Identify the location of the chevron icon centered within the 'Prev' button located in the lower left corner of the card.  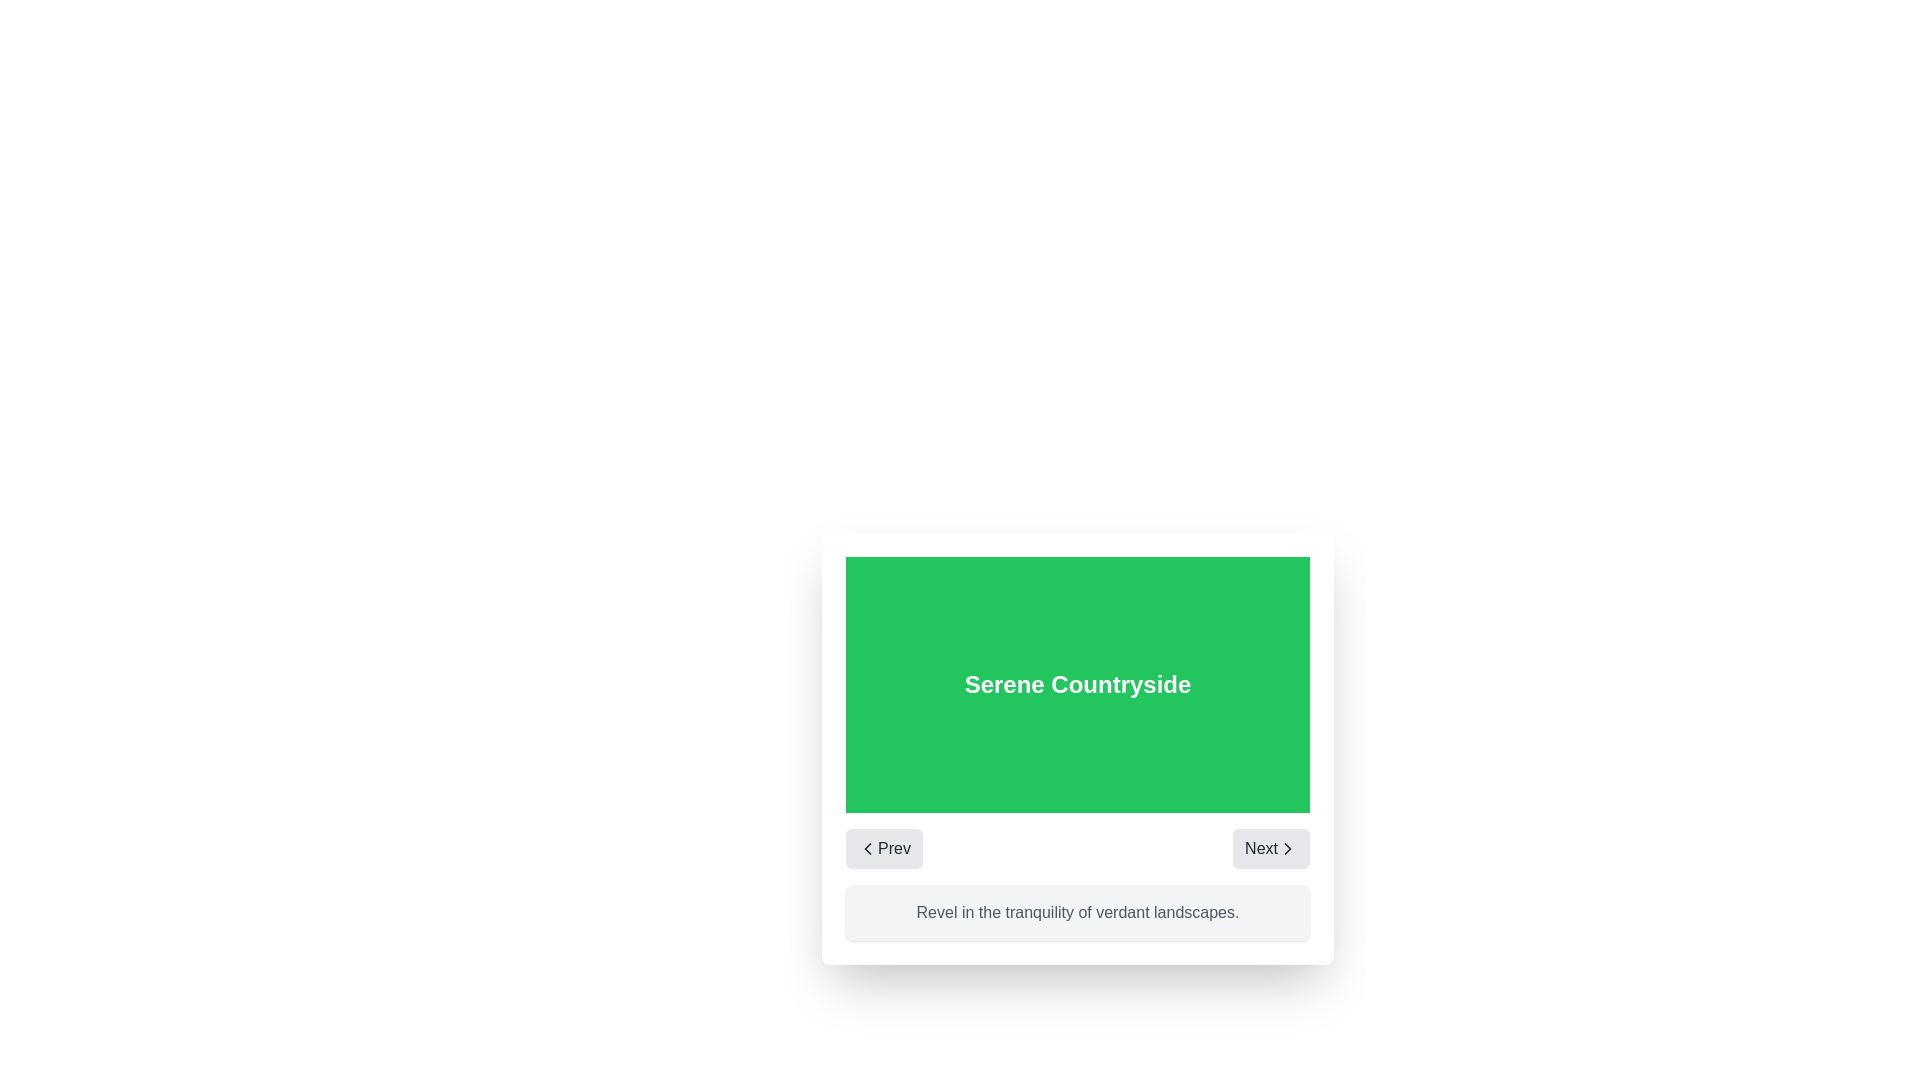
(868, 848).